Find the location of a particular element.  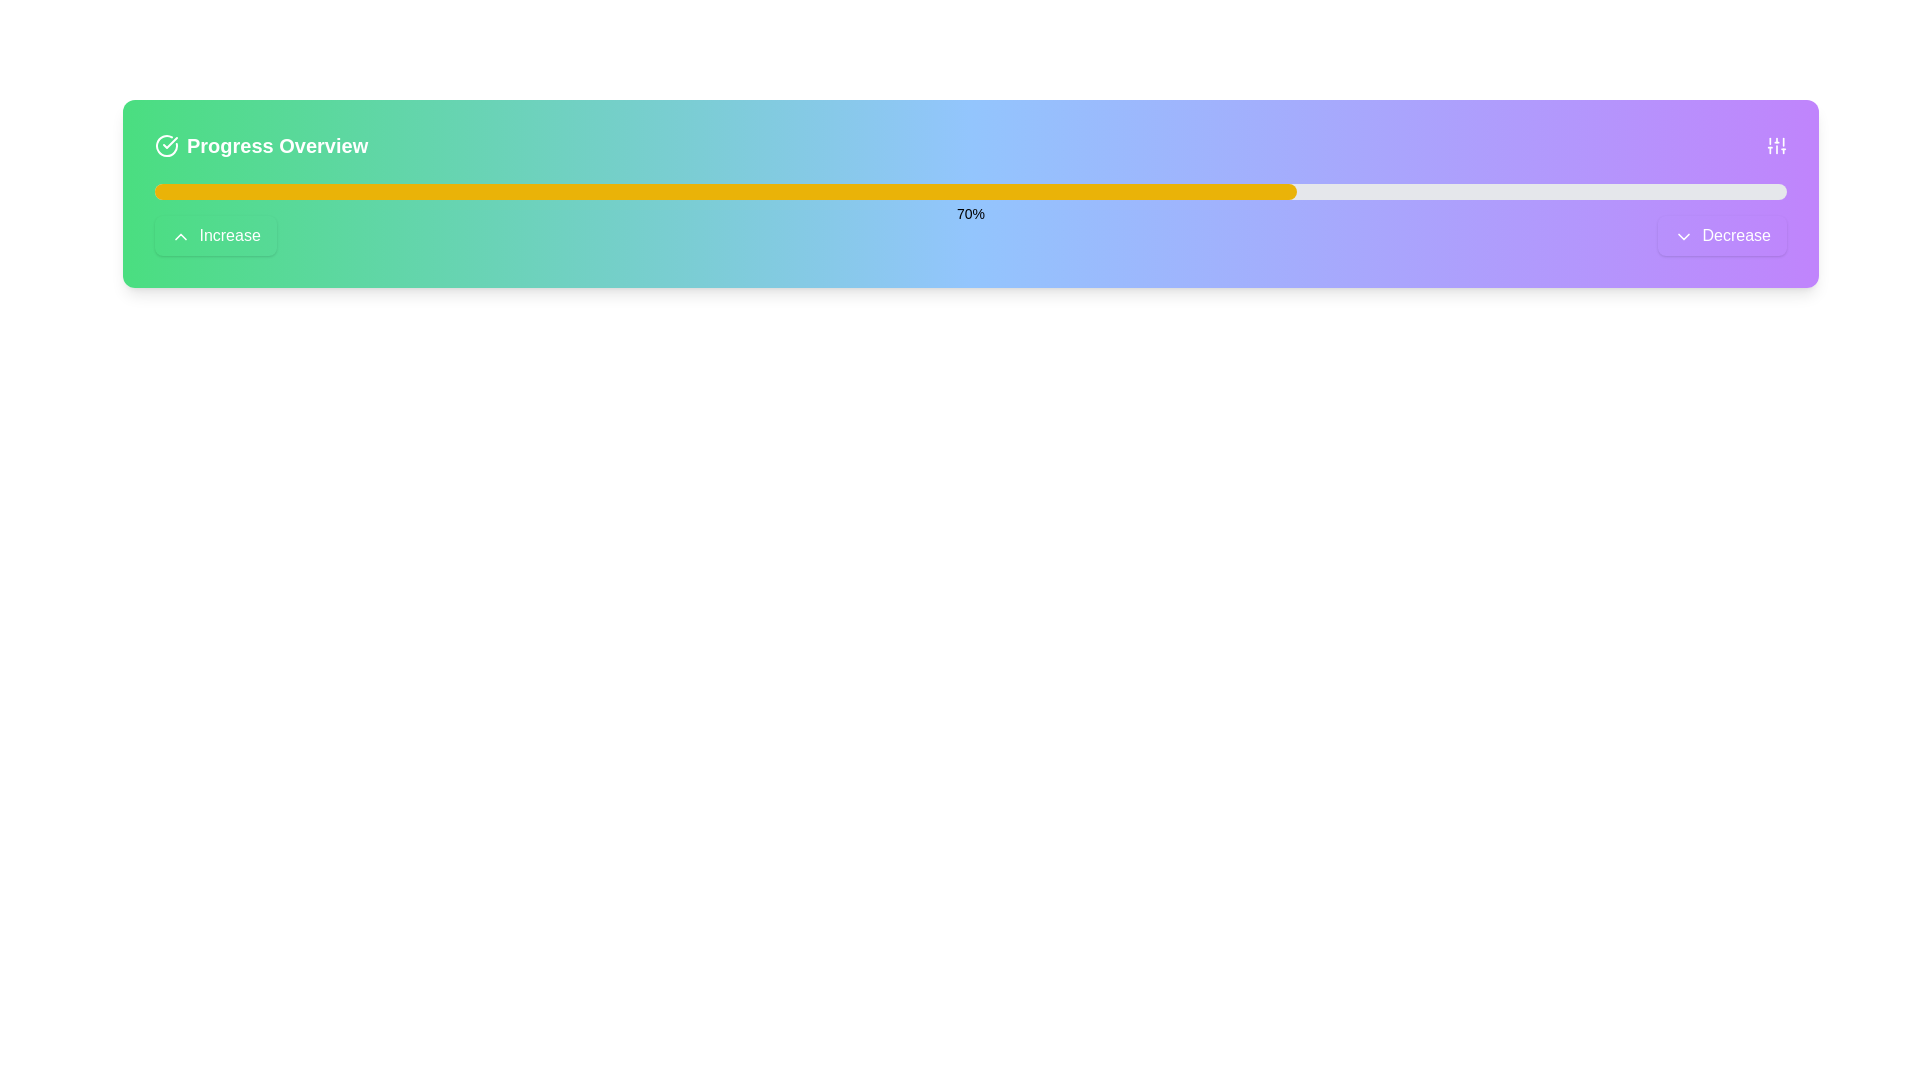

the 'Decrease' button containing the chevron-down arrow SVG icon located at the bottom right corner of the progress bar interface is located at coordinates (1683, 235).